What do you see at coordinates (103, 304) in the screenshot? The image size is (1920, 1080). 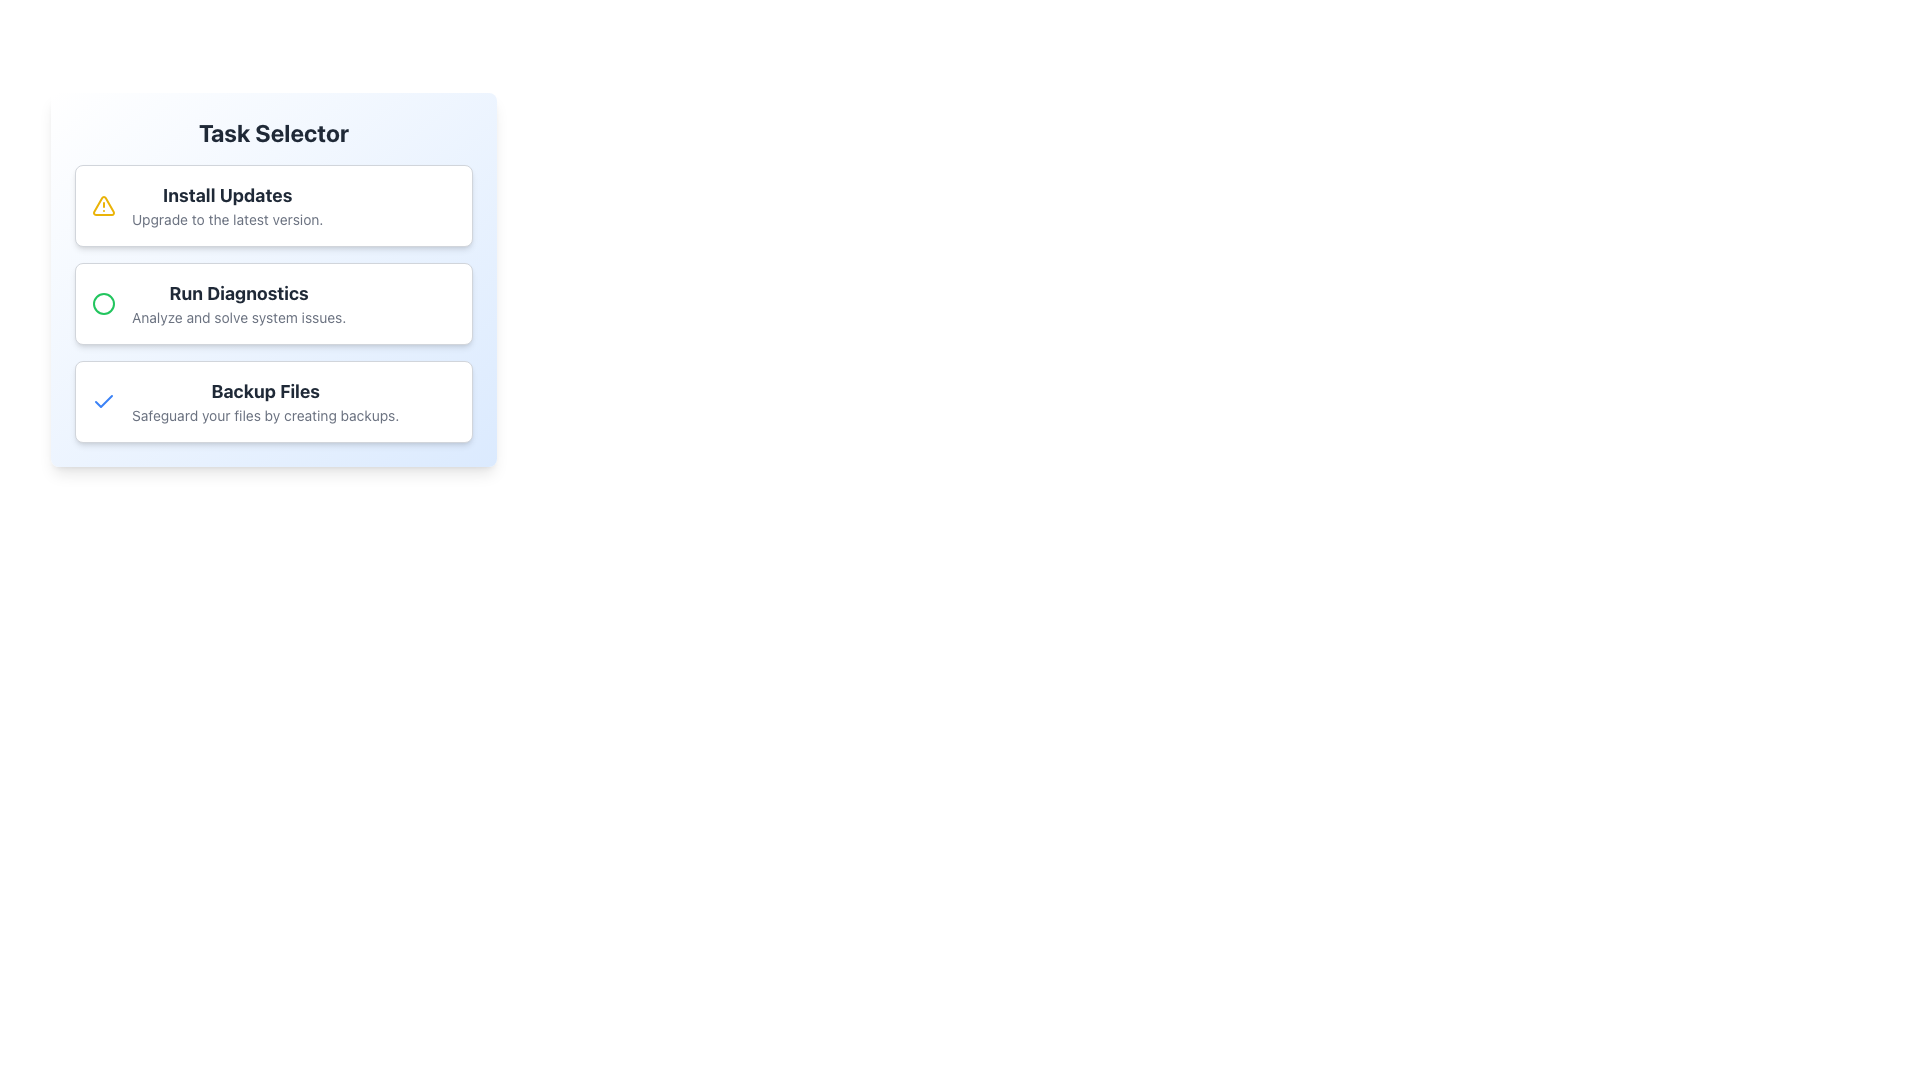 I see `the decorative SVG circle element located in the center-left region of the interface, which serves a status-indicating function` at bounding box center [103, 304].